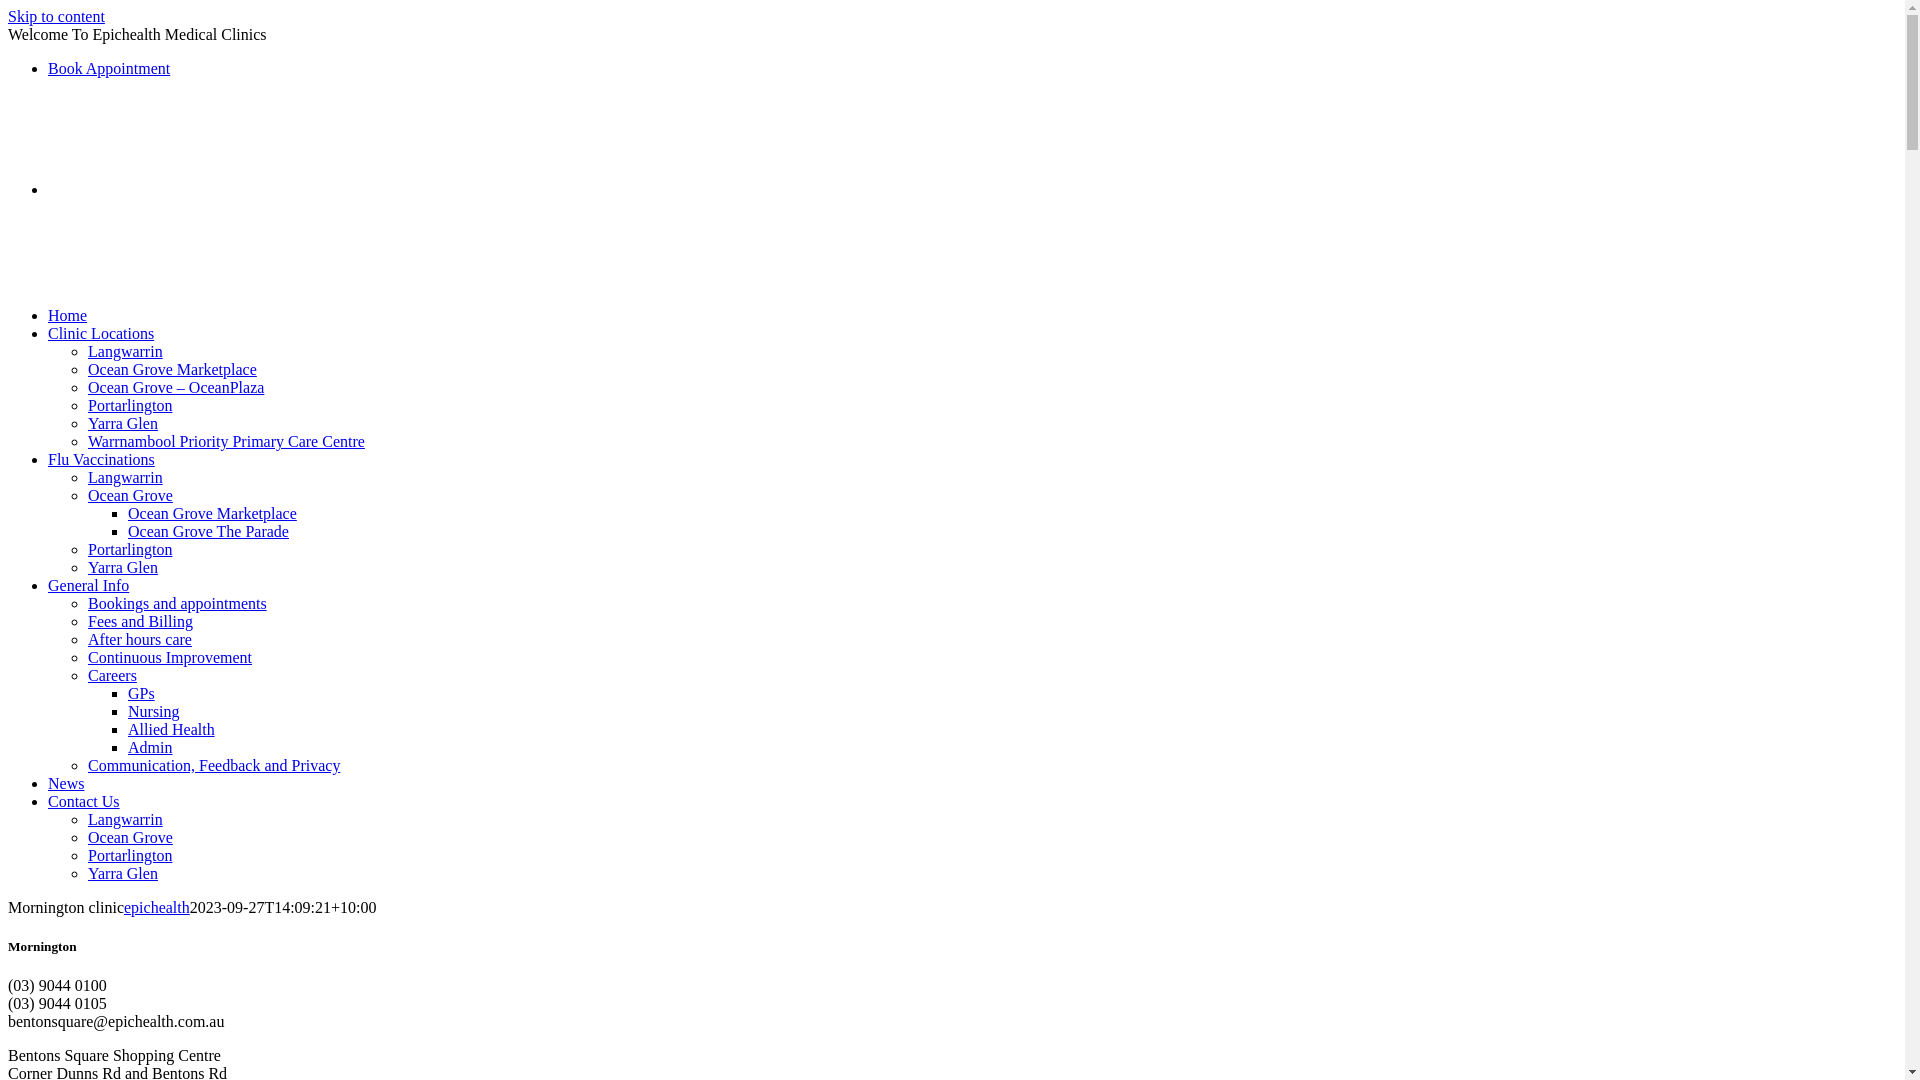 The image size is (1920, 1080). I want to click on 'Contact Us', so click(82, 800).